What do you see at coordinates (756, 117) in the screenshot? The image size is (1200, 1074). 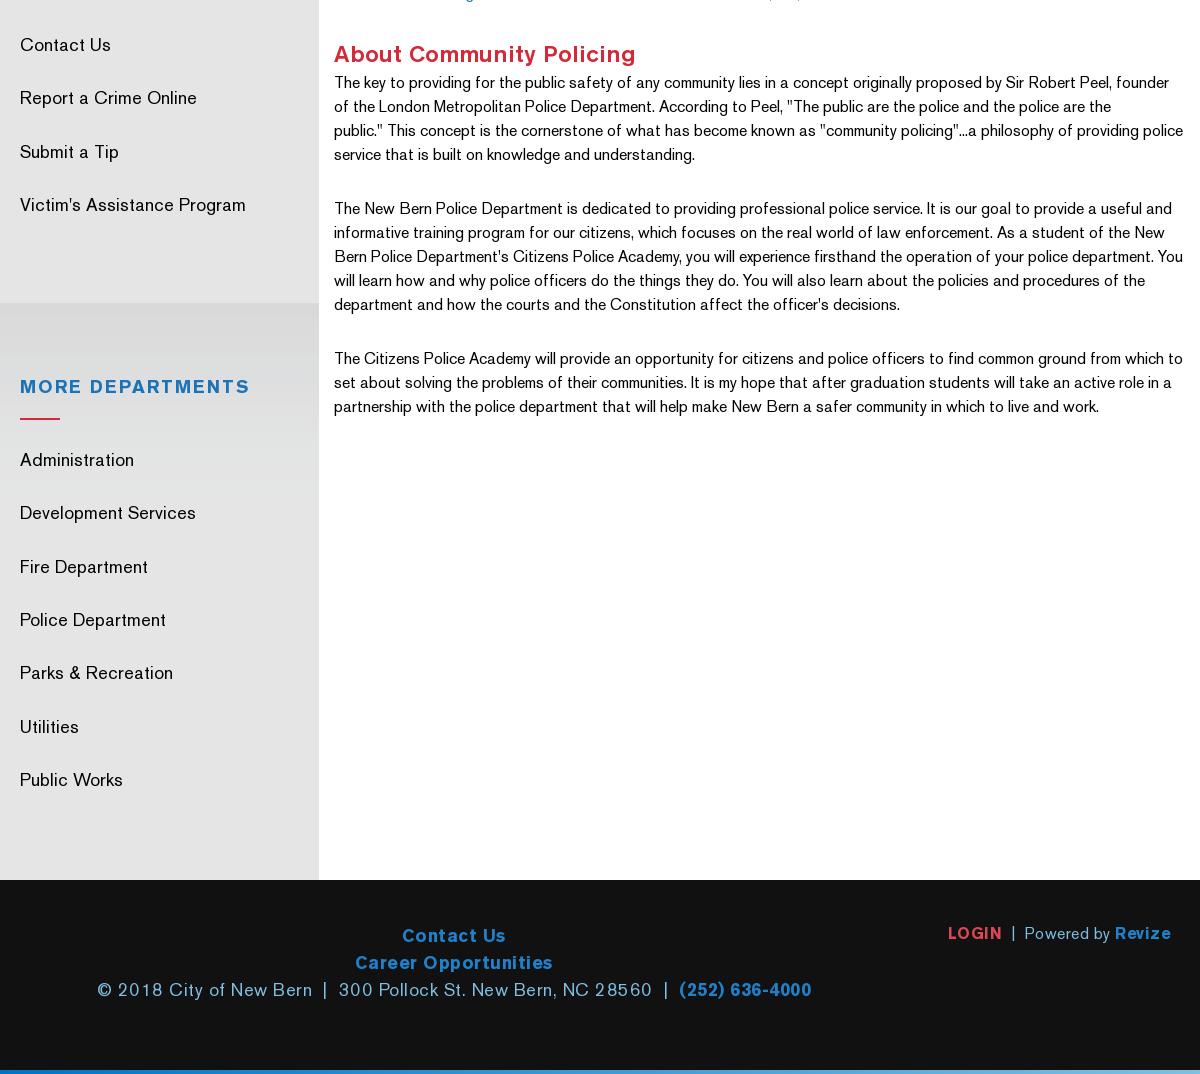 I see `'The key to providing for the public safety of any community lies in a concept originally proposed by Sir Robert Peel, founder of the London Metropolitan Police Department. According to Peel, "The public are the police and the police are the public." This concept is the cornerstone of what has become known as "community policing"...a philosophy of providing police service that is built on knowledge and understanding.'` at bounding box center [756, 117].